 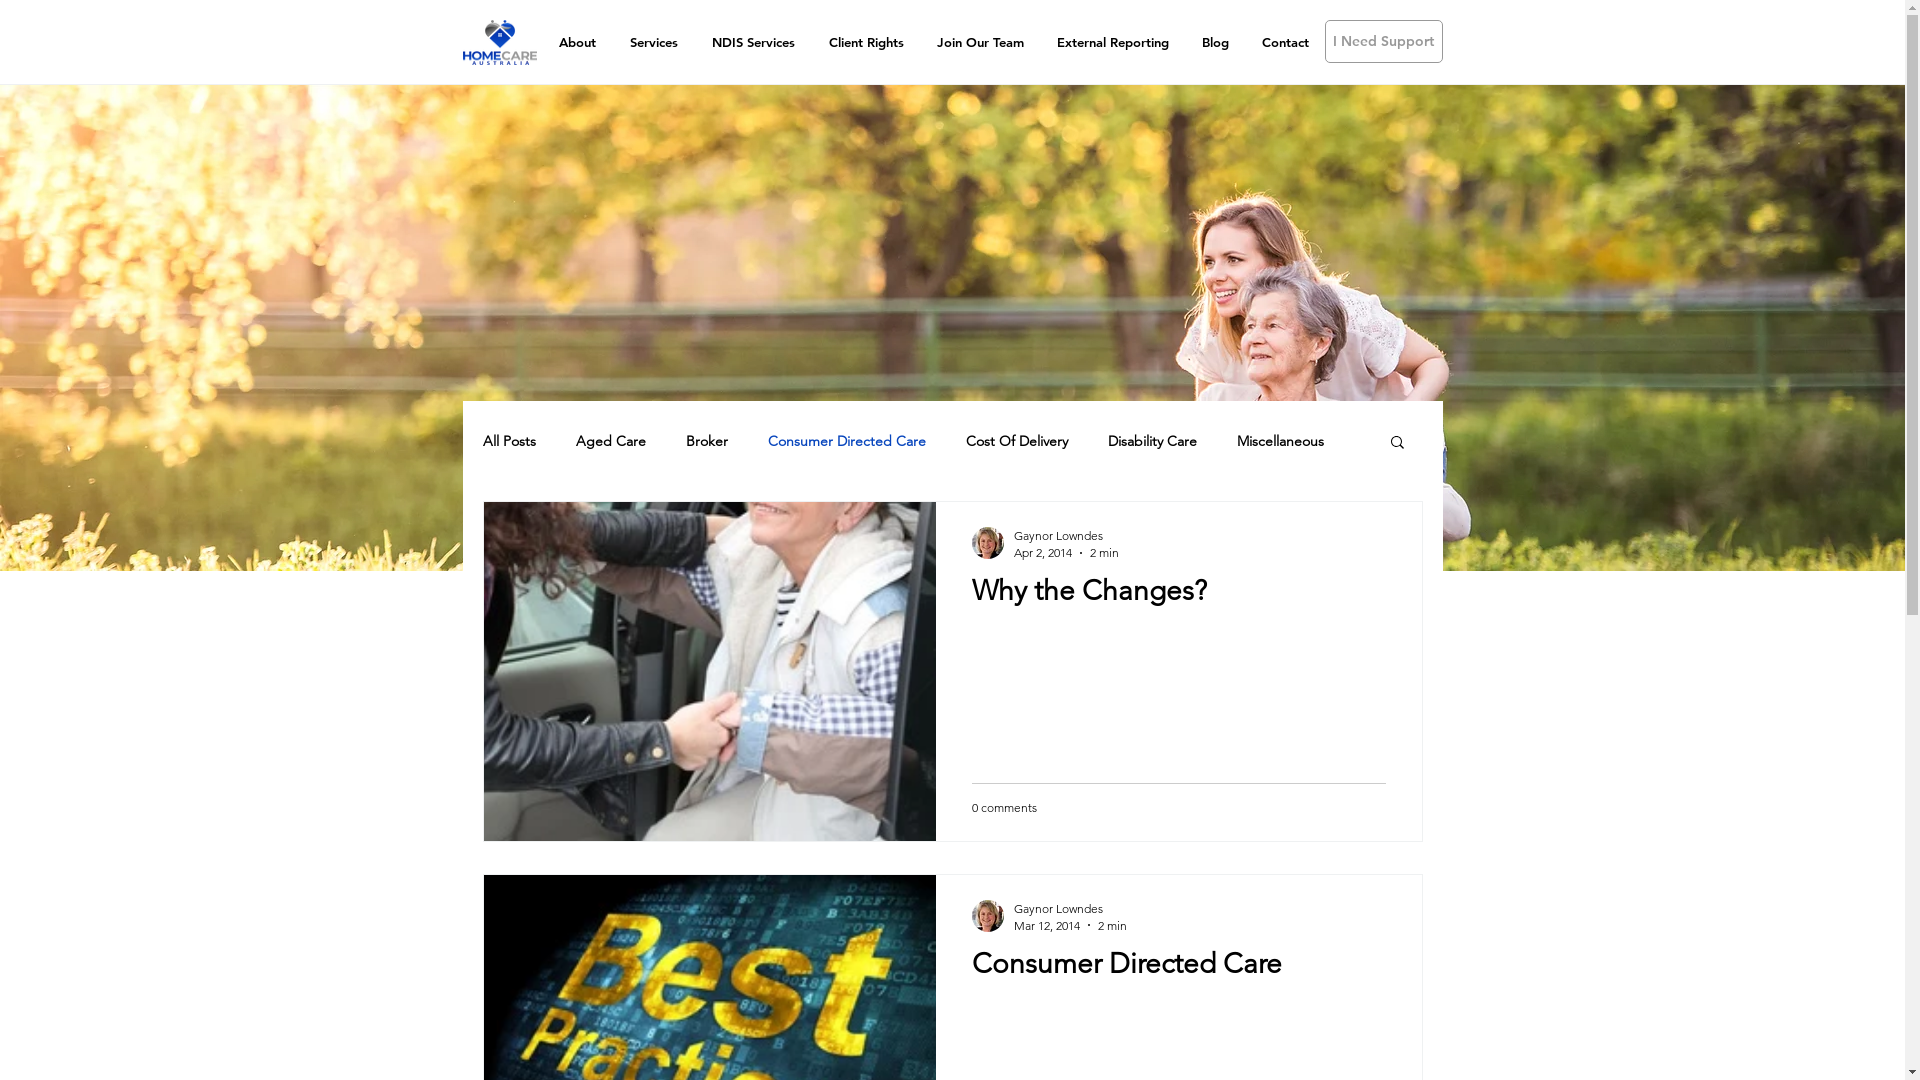 I want to click on '0 comments', so click(x=971, y=806).